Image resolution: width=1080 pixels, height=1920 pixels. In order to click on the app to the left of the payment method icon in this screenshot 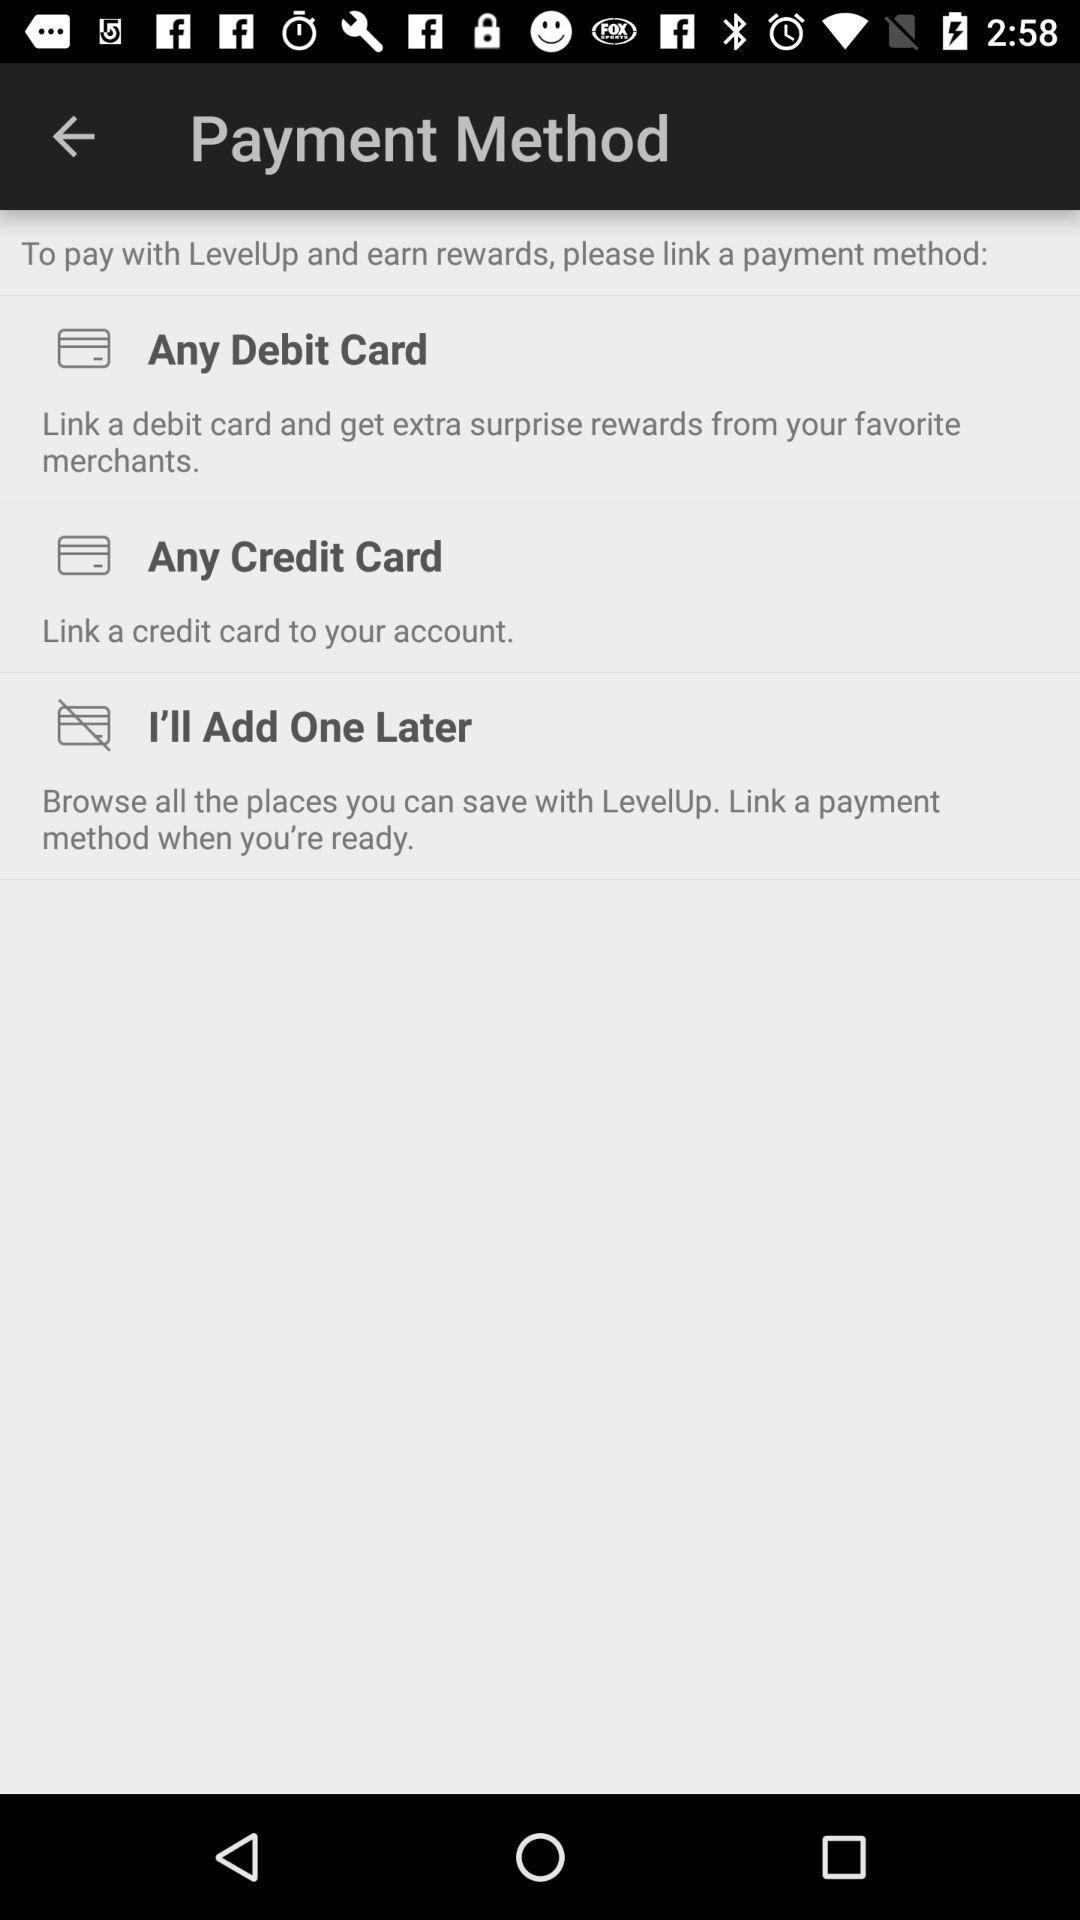, I will do `click(72, 135)`.